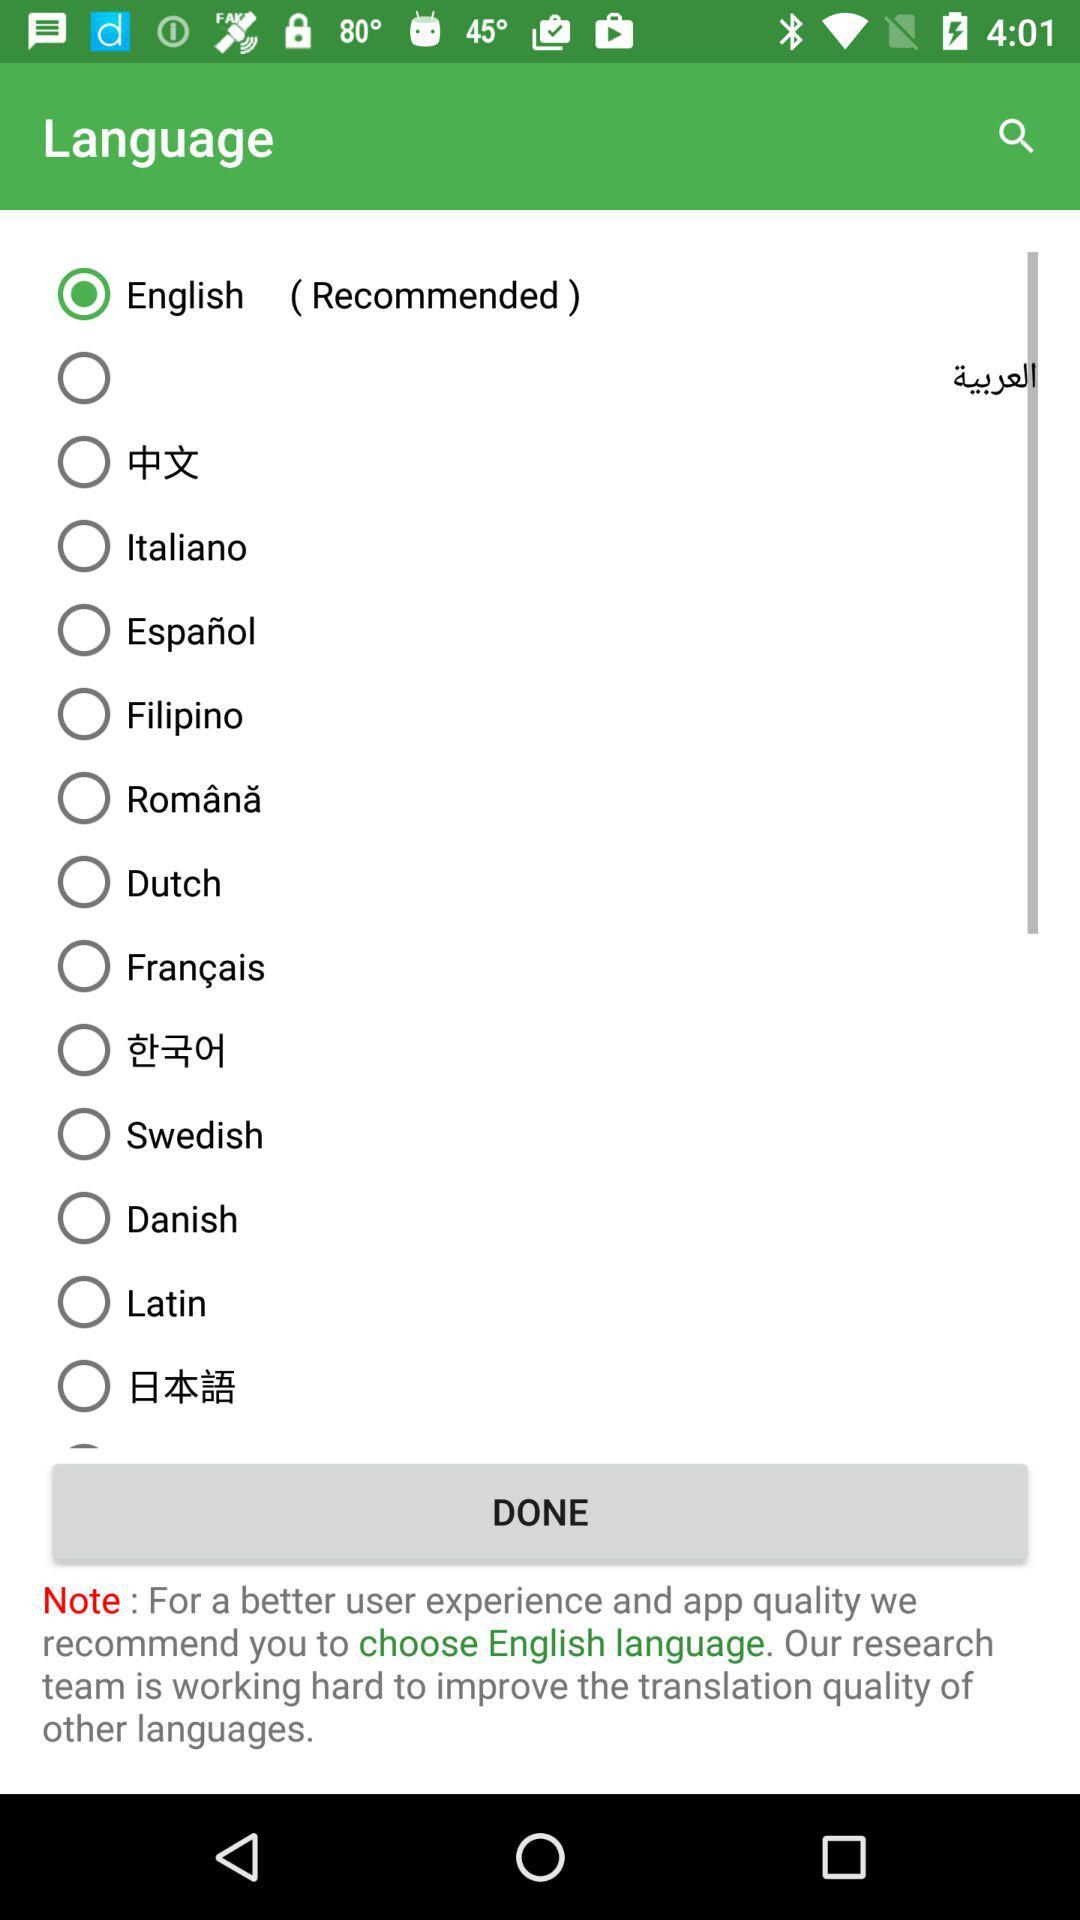 The height and width of the screenshot is (1920, 1080). Describe the element at coordinates (1017, 135) in the screenshot. I see `icon to the right of the language item` at that location.